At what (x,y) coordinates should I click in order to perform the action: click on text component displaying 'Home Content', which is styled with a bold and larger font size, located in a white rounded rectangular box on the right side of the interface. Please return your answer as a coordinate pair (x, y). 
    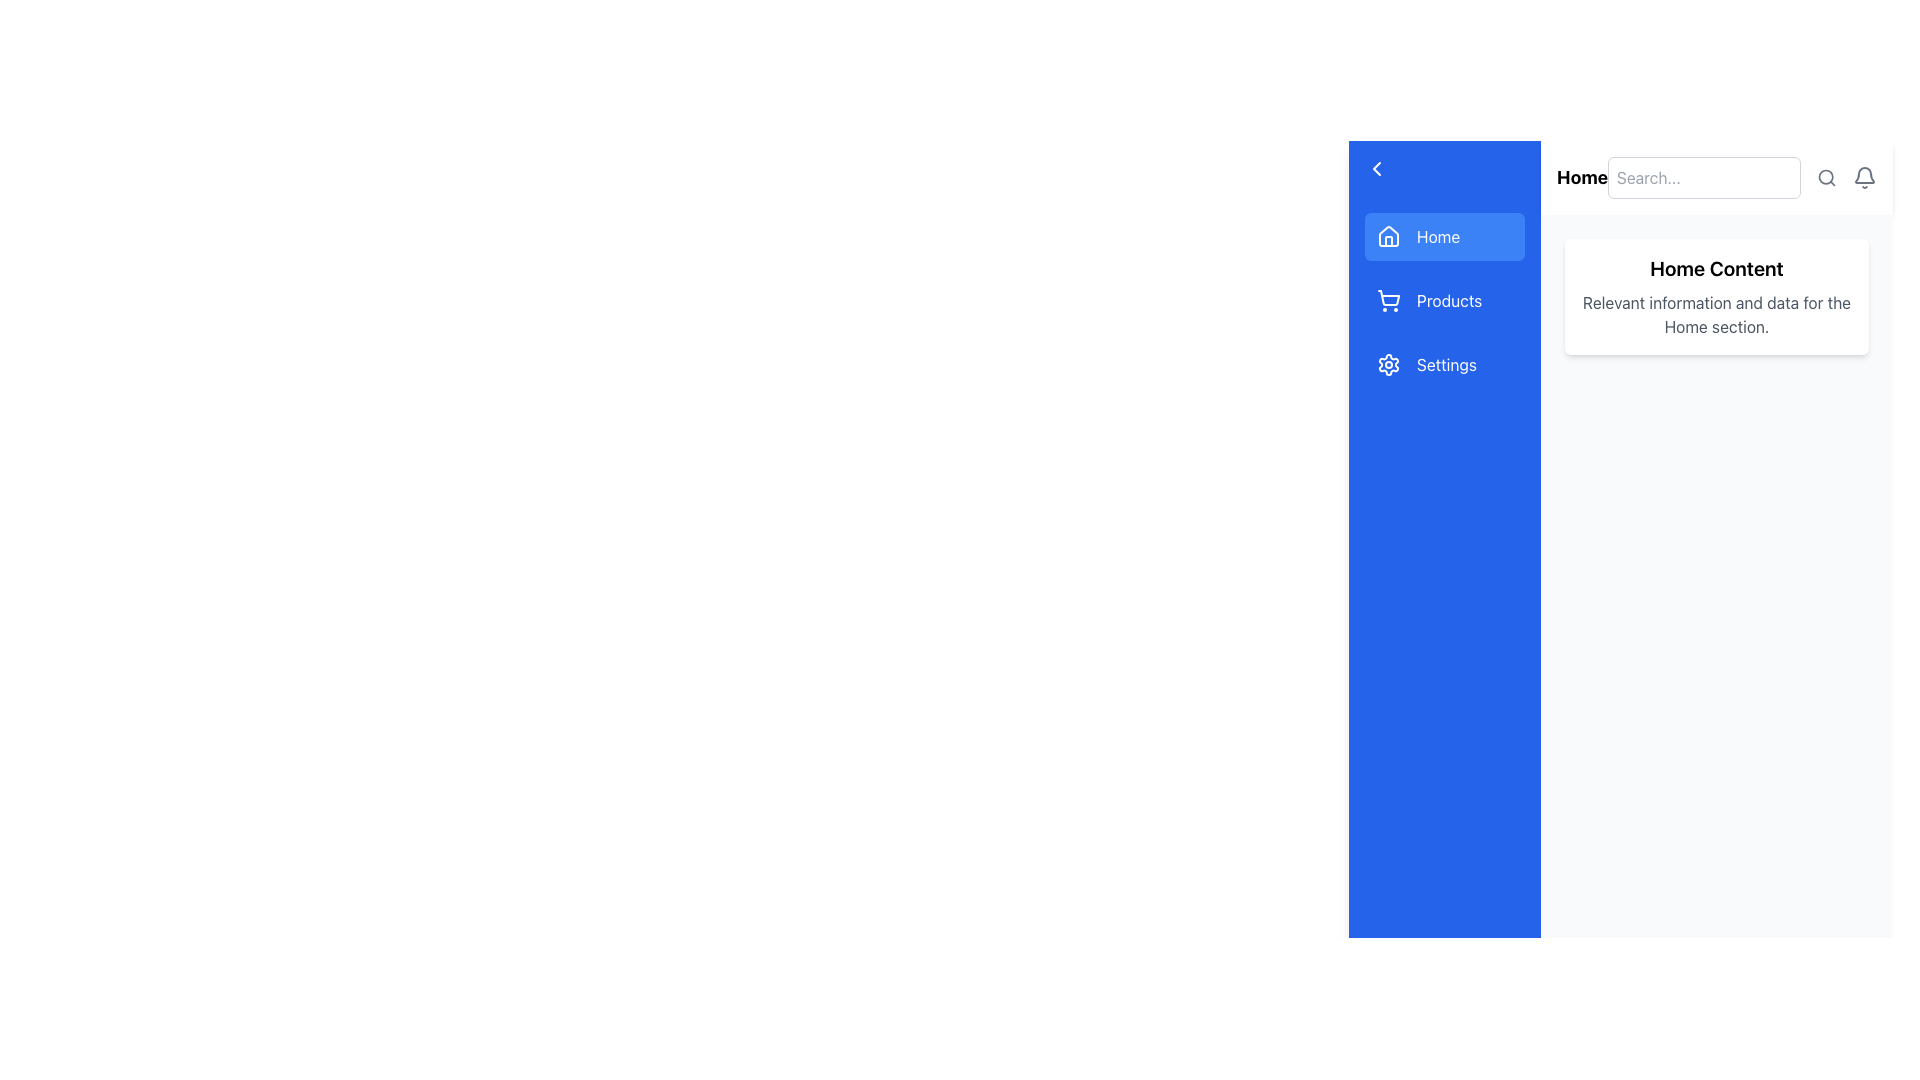
    Looking at the image, I should click on (1716, 268).